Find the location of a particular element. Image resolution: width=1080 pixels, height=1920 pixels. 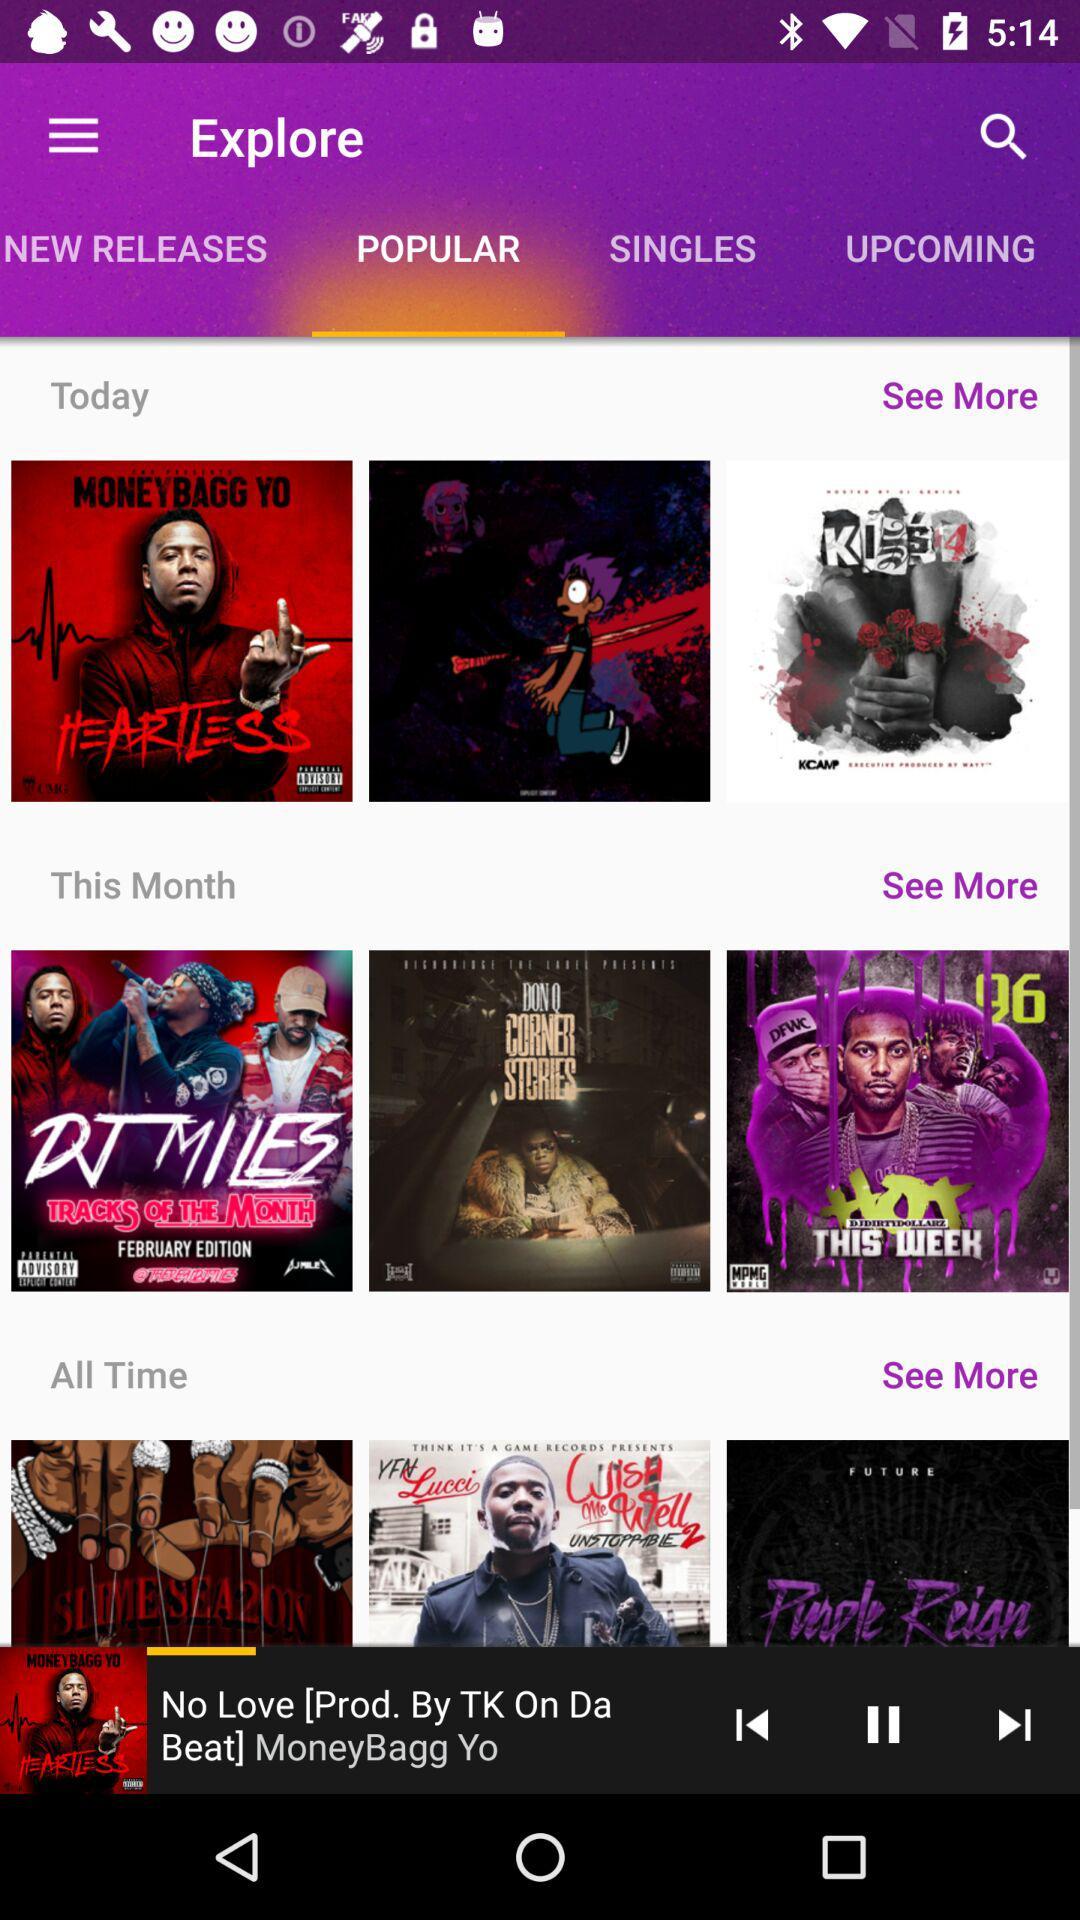

upcoming is located at coordinates (940, 246).